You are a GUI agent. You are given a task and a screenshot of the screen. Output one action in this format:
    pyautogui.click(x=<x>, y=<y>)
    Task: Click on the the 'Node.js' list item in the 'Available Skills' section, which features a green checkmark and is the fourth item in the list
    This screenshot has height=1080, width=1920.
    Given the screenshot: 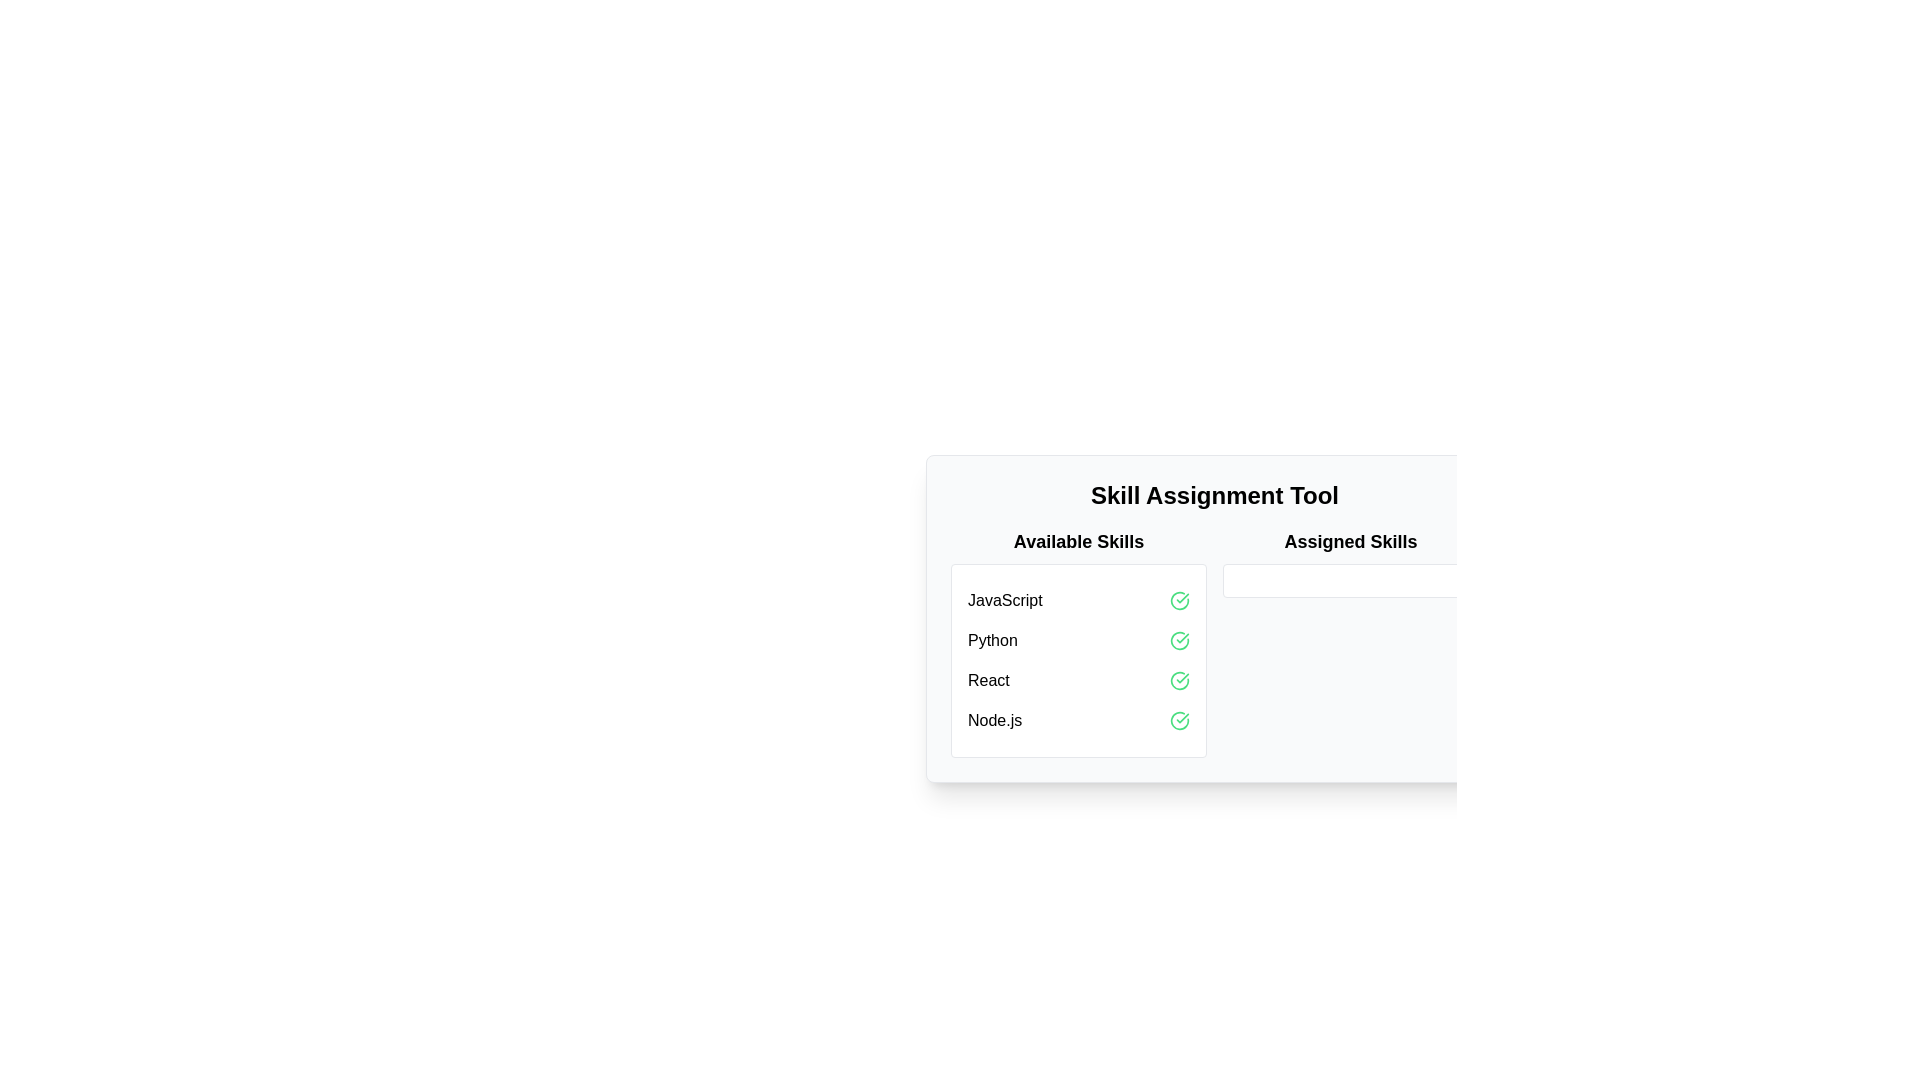 What is the action you would take?
    pyautogui.click(x=1078, y=721)
    